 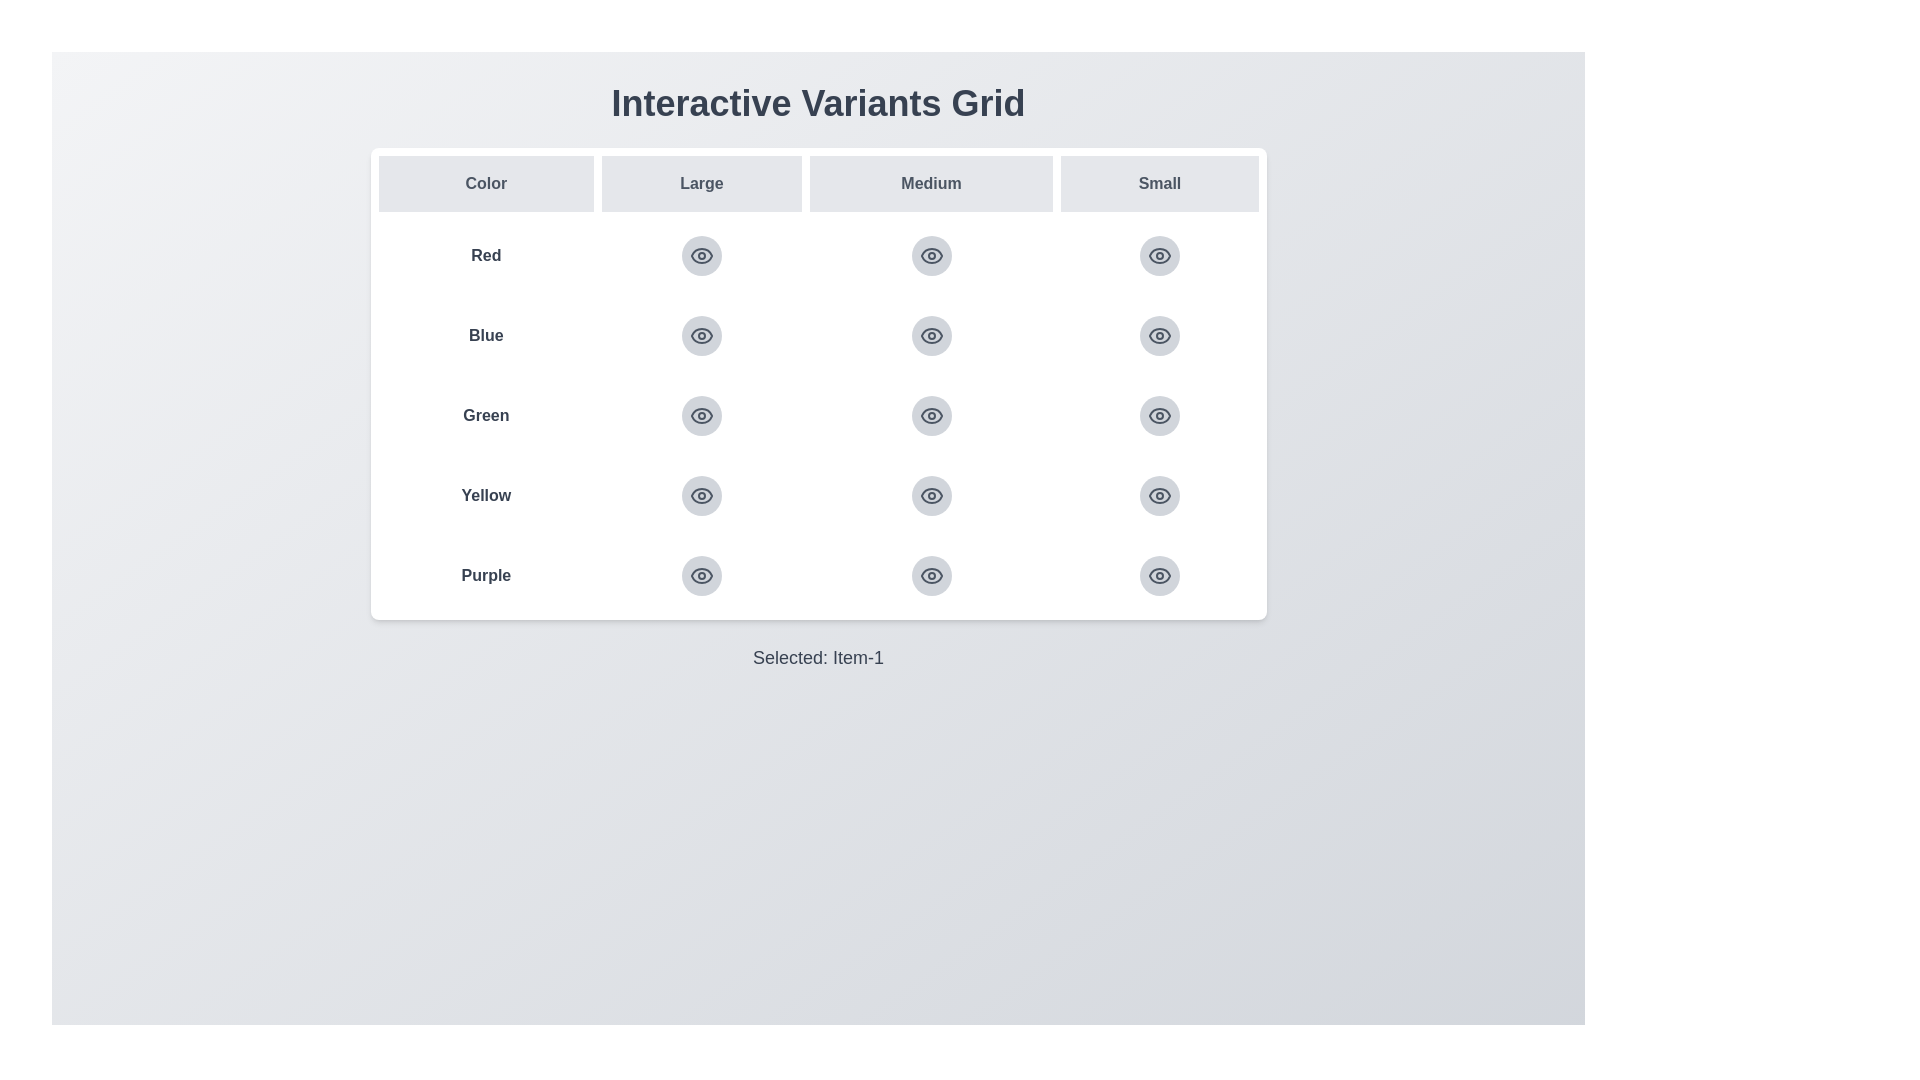 What do you see at coordinates (701, 334) in the screenshot?
I see `the circular icon button with a gray background and eye-like graphic` at bounding box center [701, 334].